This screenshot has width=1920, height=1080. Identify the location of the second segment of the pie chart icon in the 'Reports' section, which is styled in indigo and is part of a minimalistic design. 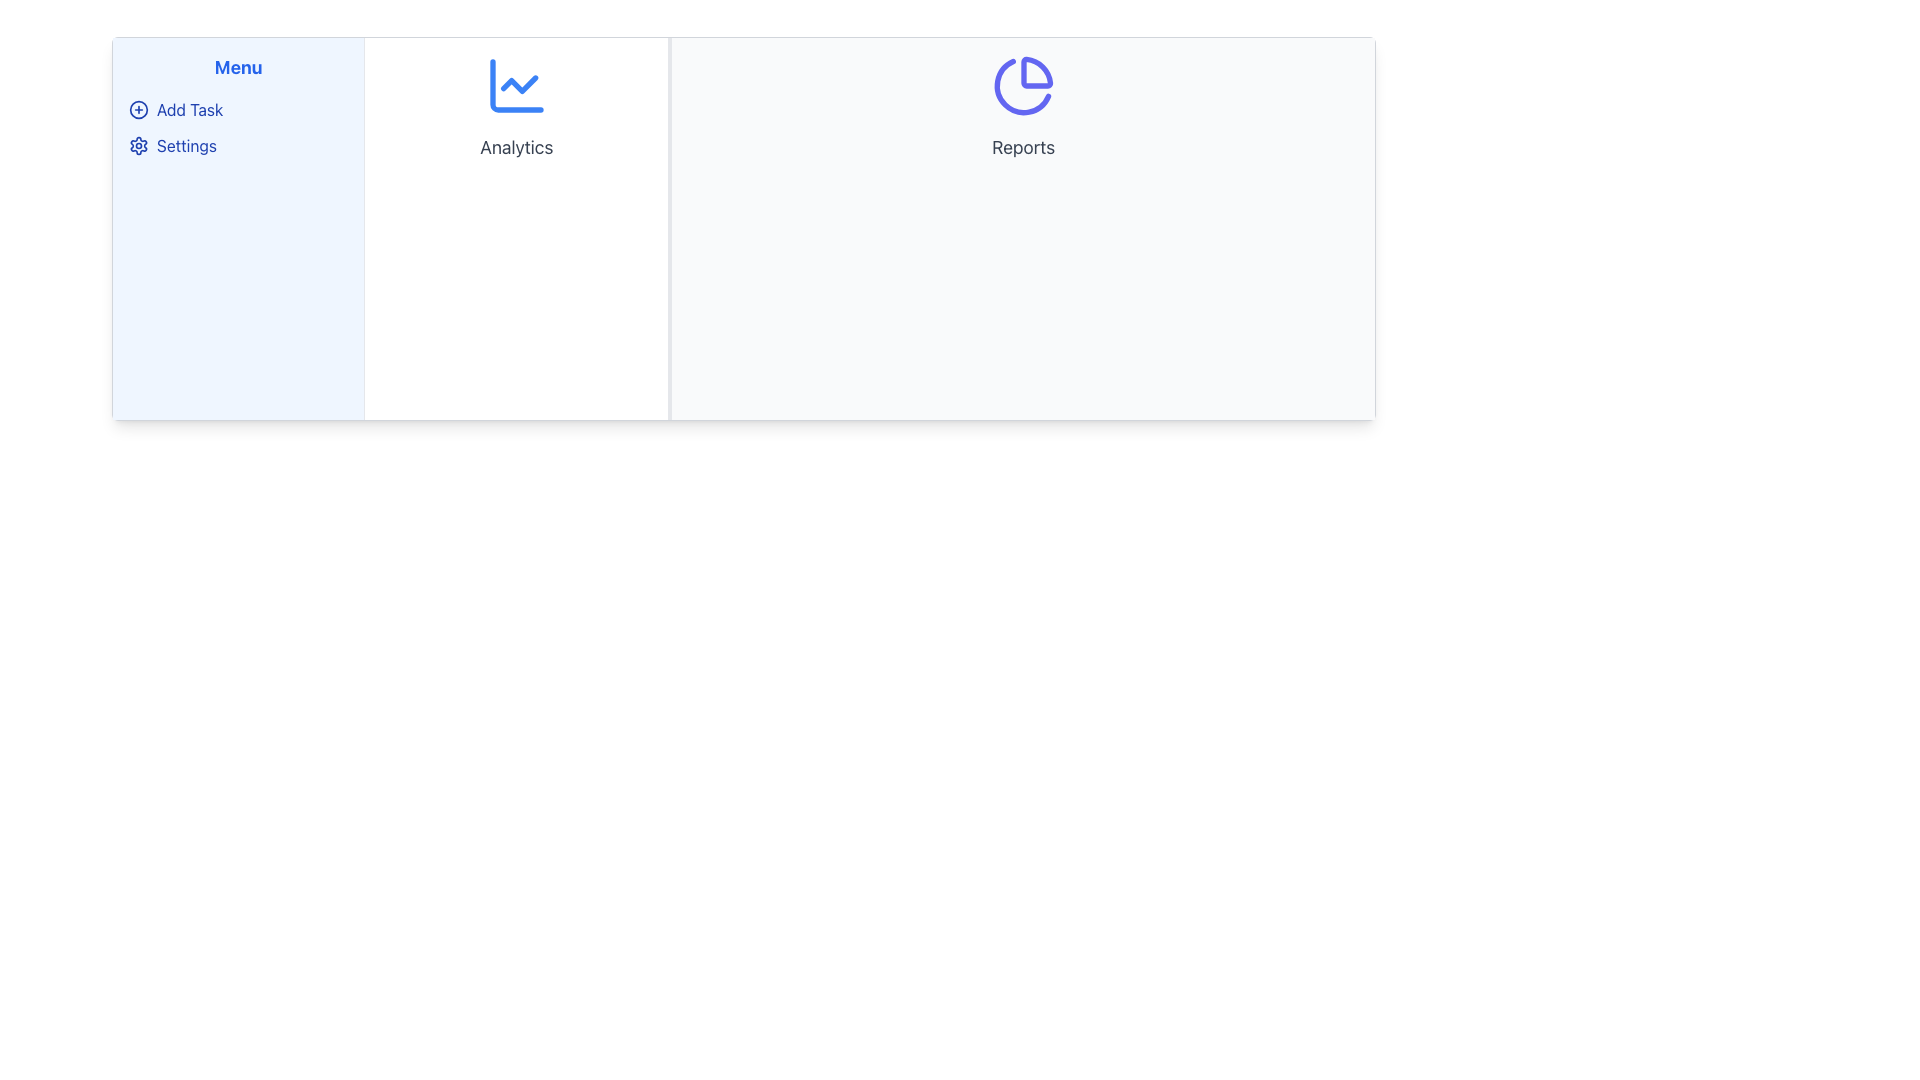
(1022, 86).